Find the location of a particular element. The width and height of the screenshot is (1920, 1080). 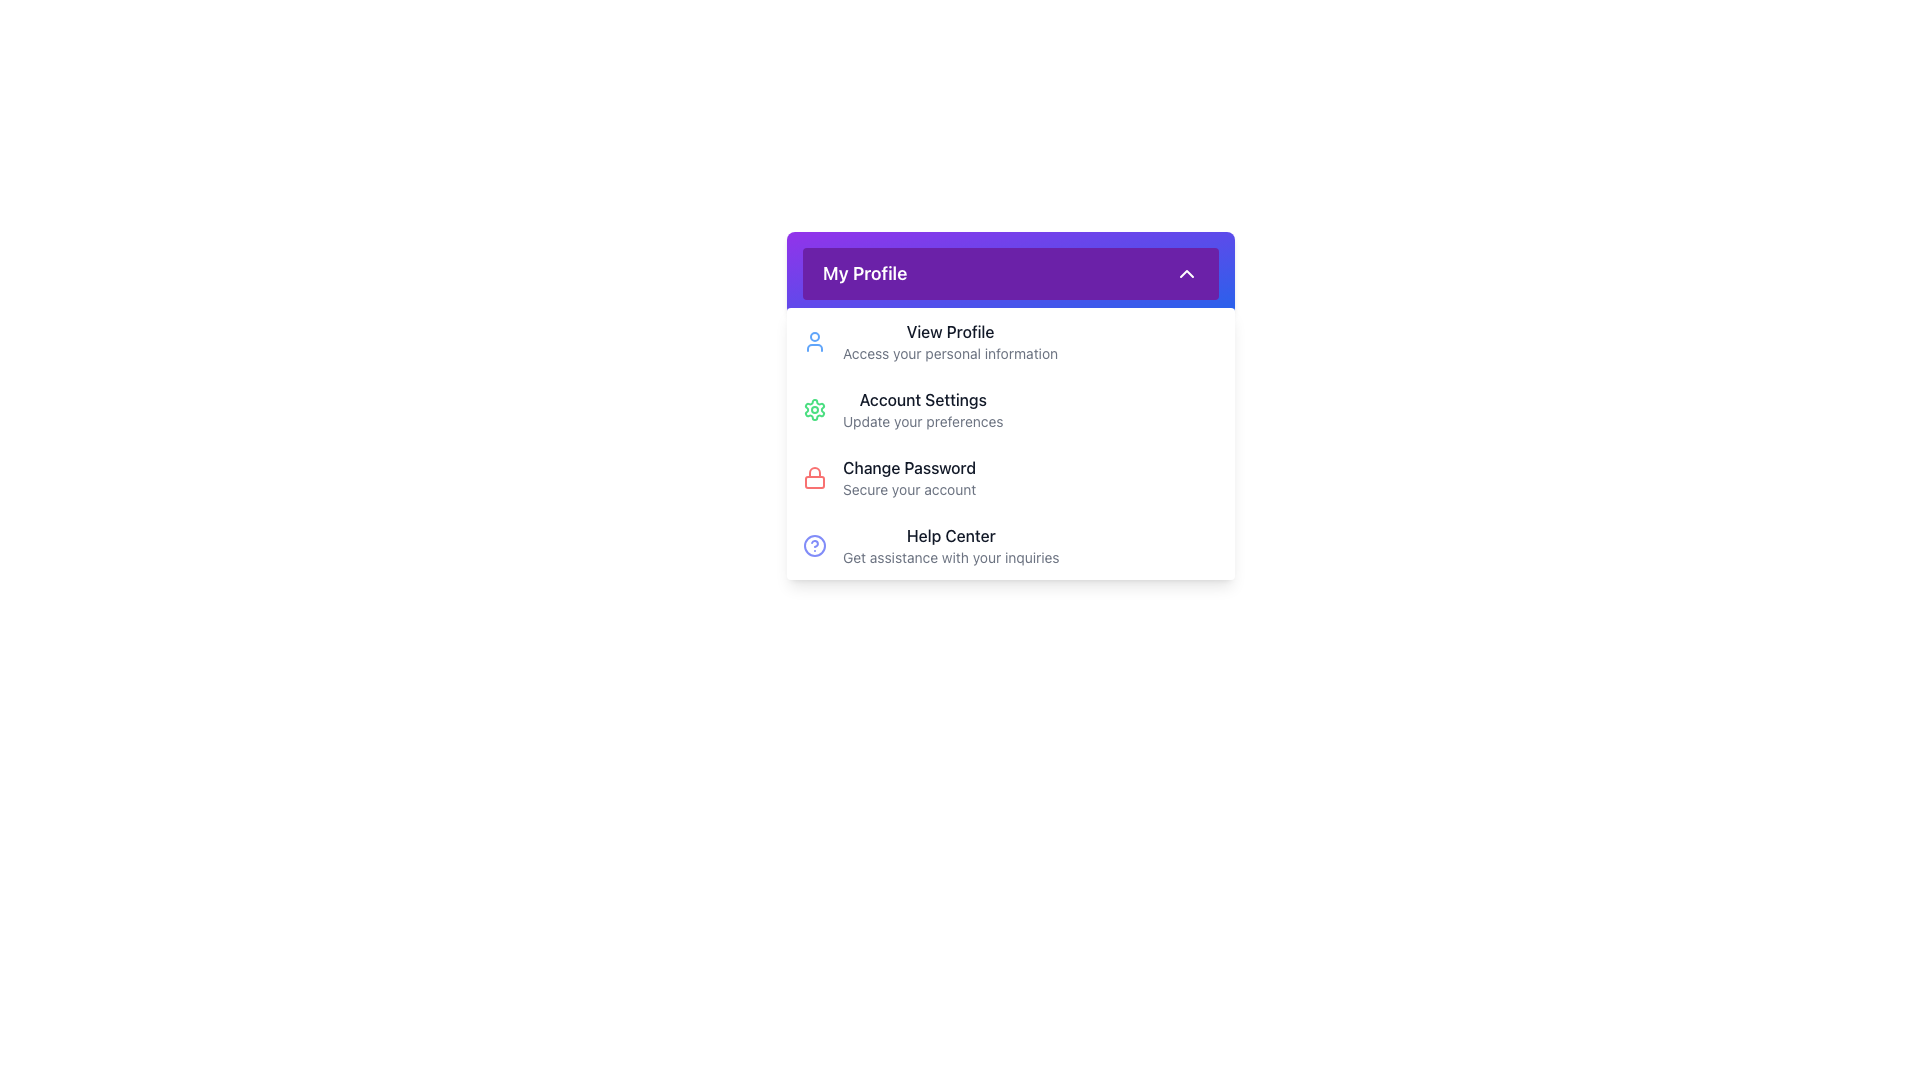

the text label that serves as a heading for the section under the purple heading 'My Profile', positioned between 'View Profile' and 'Change Password' is located at coordinates (922, 400).